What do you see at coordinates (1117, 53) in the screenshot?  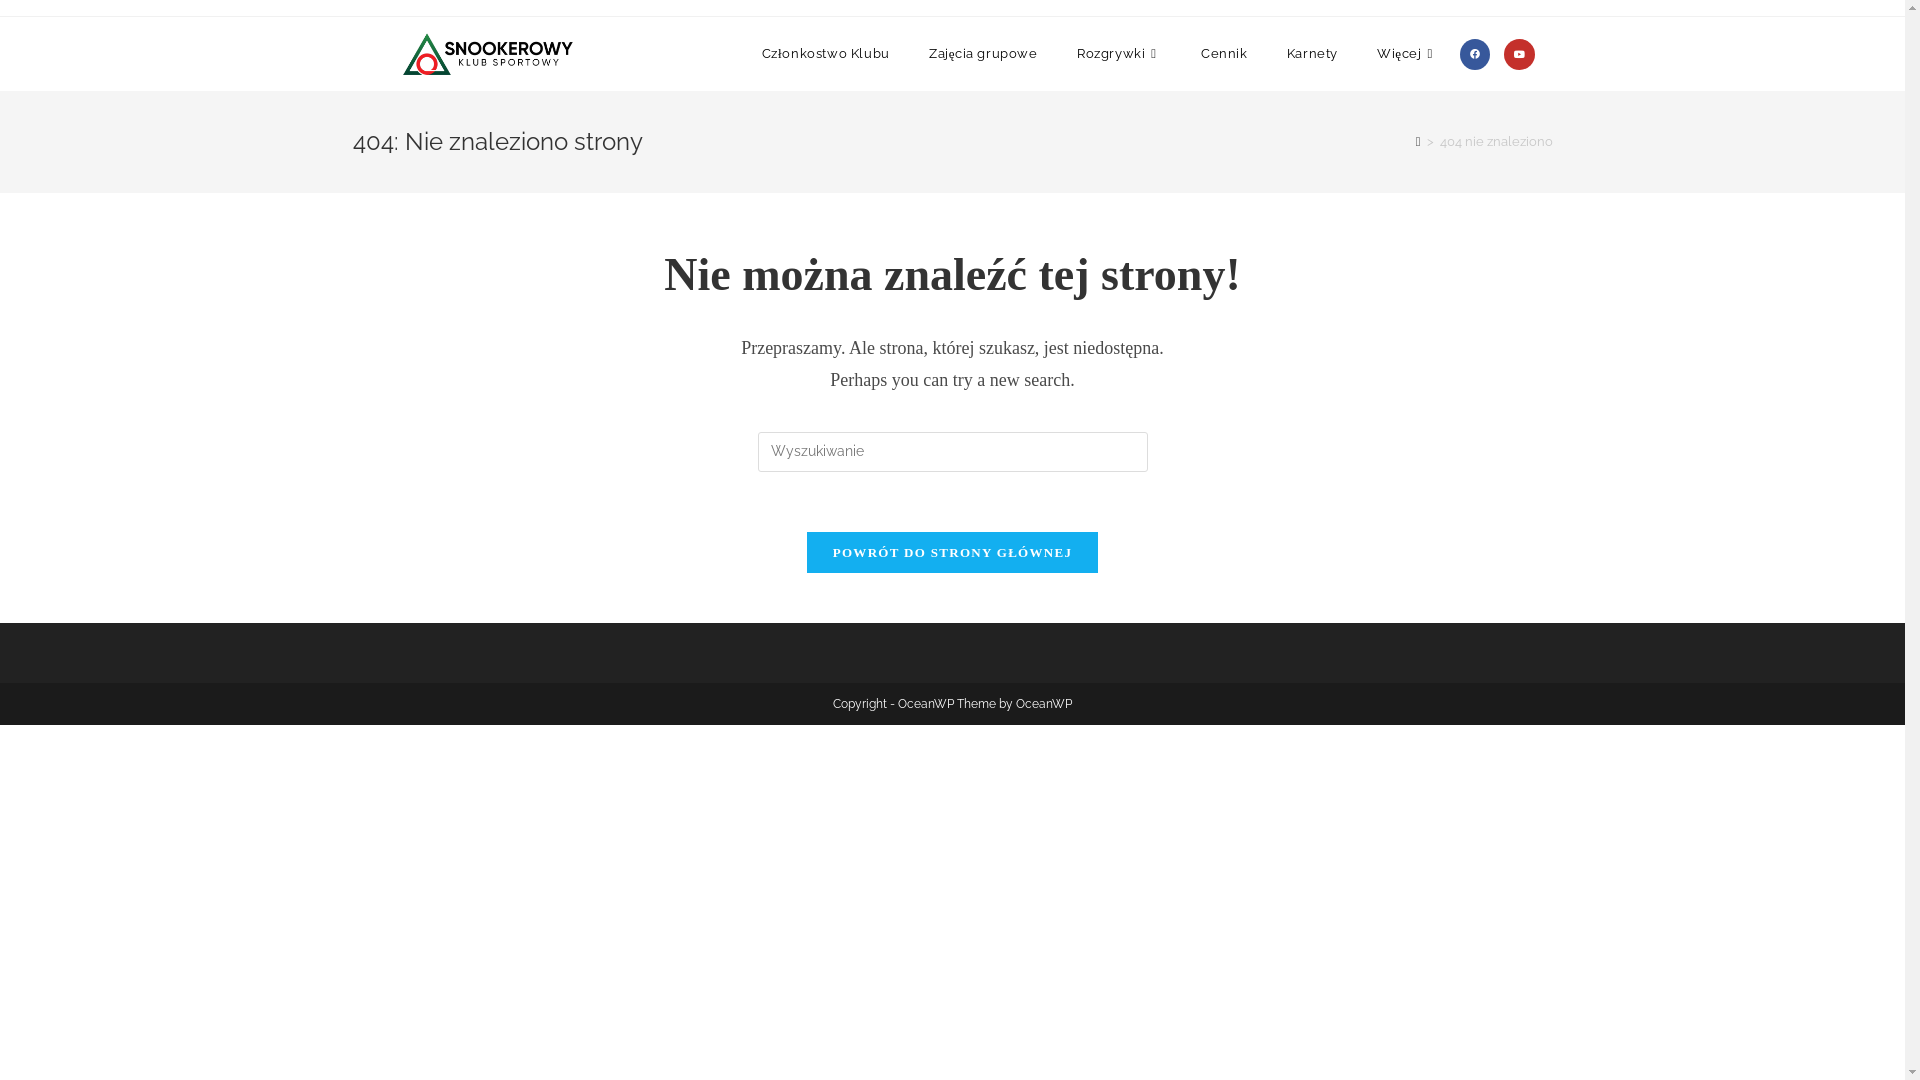 I see `'Rozgrywki'` at bounding box center [1117, 53].